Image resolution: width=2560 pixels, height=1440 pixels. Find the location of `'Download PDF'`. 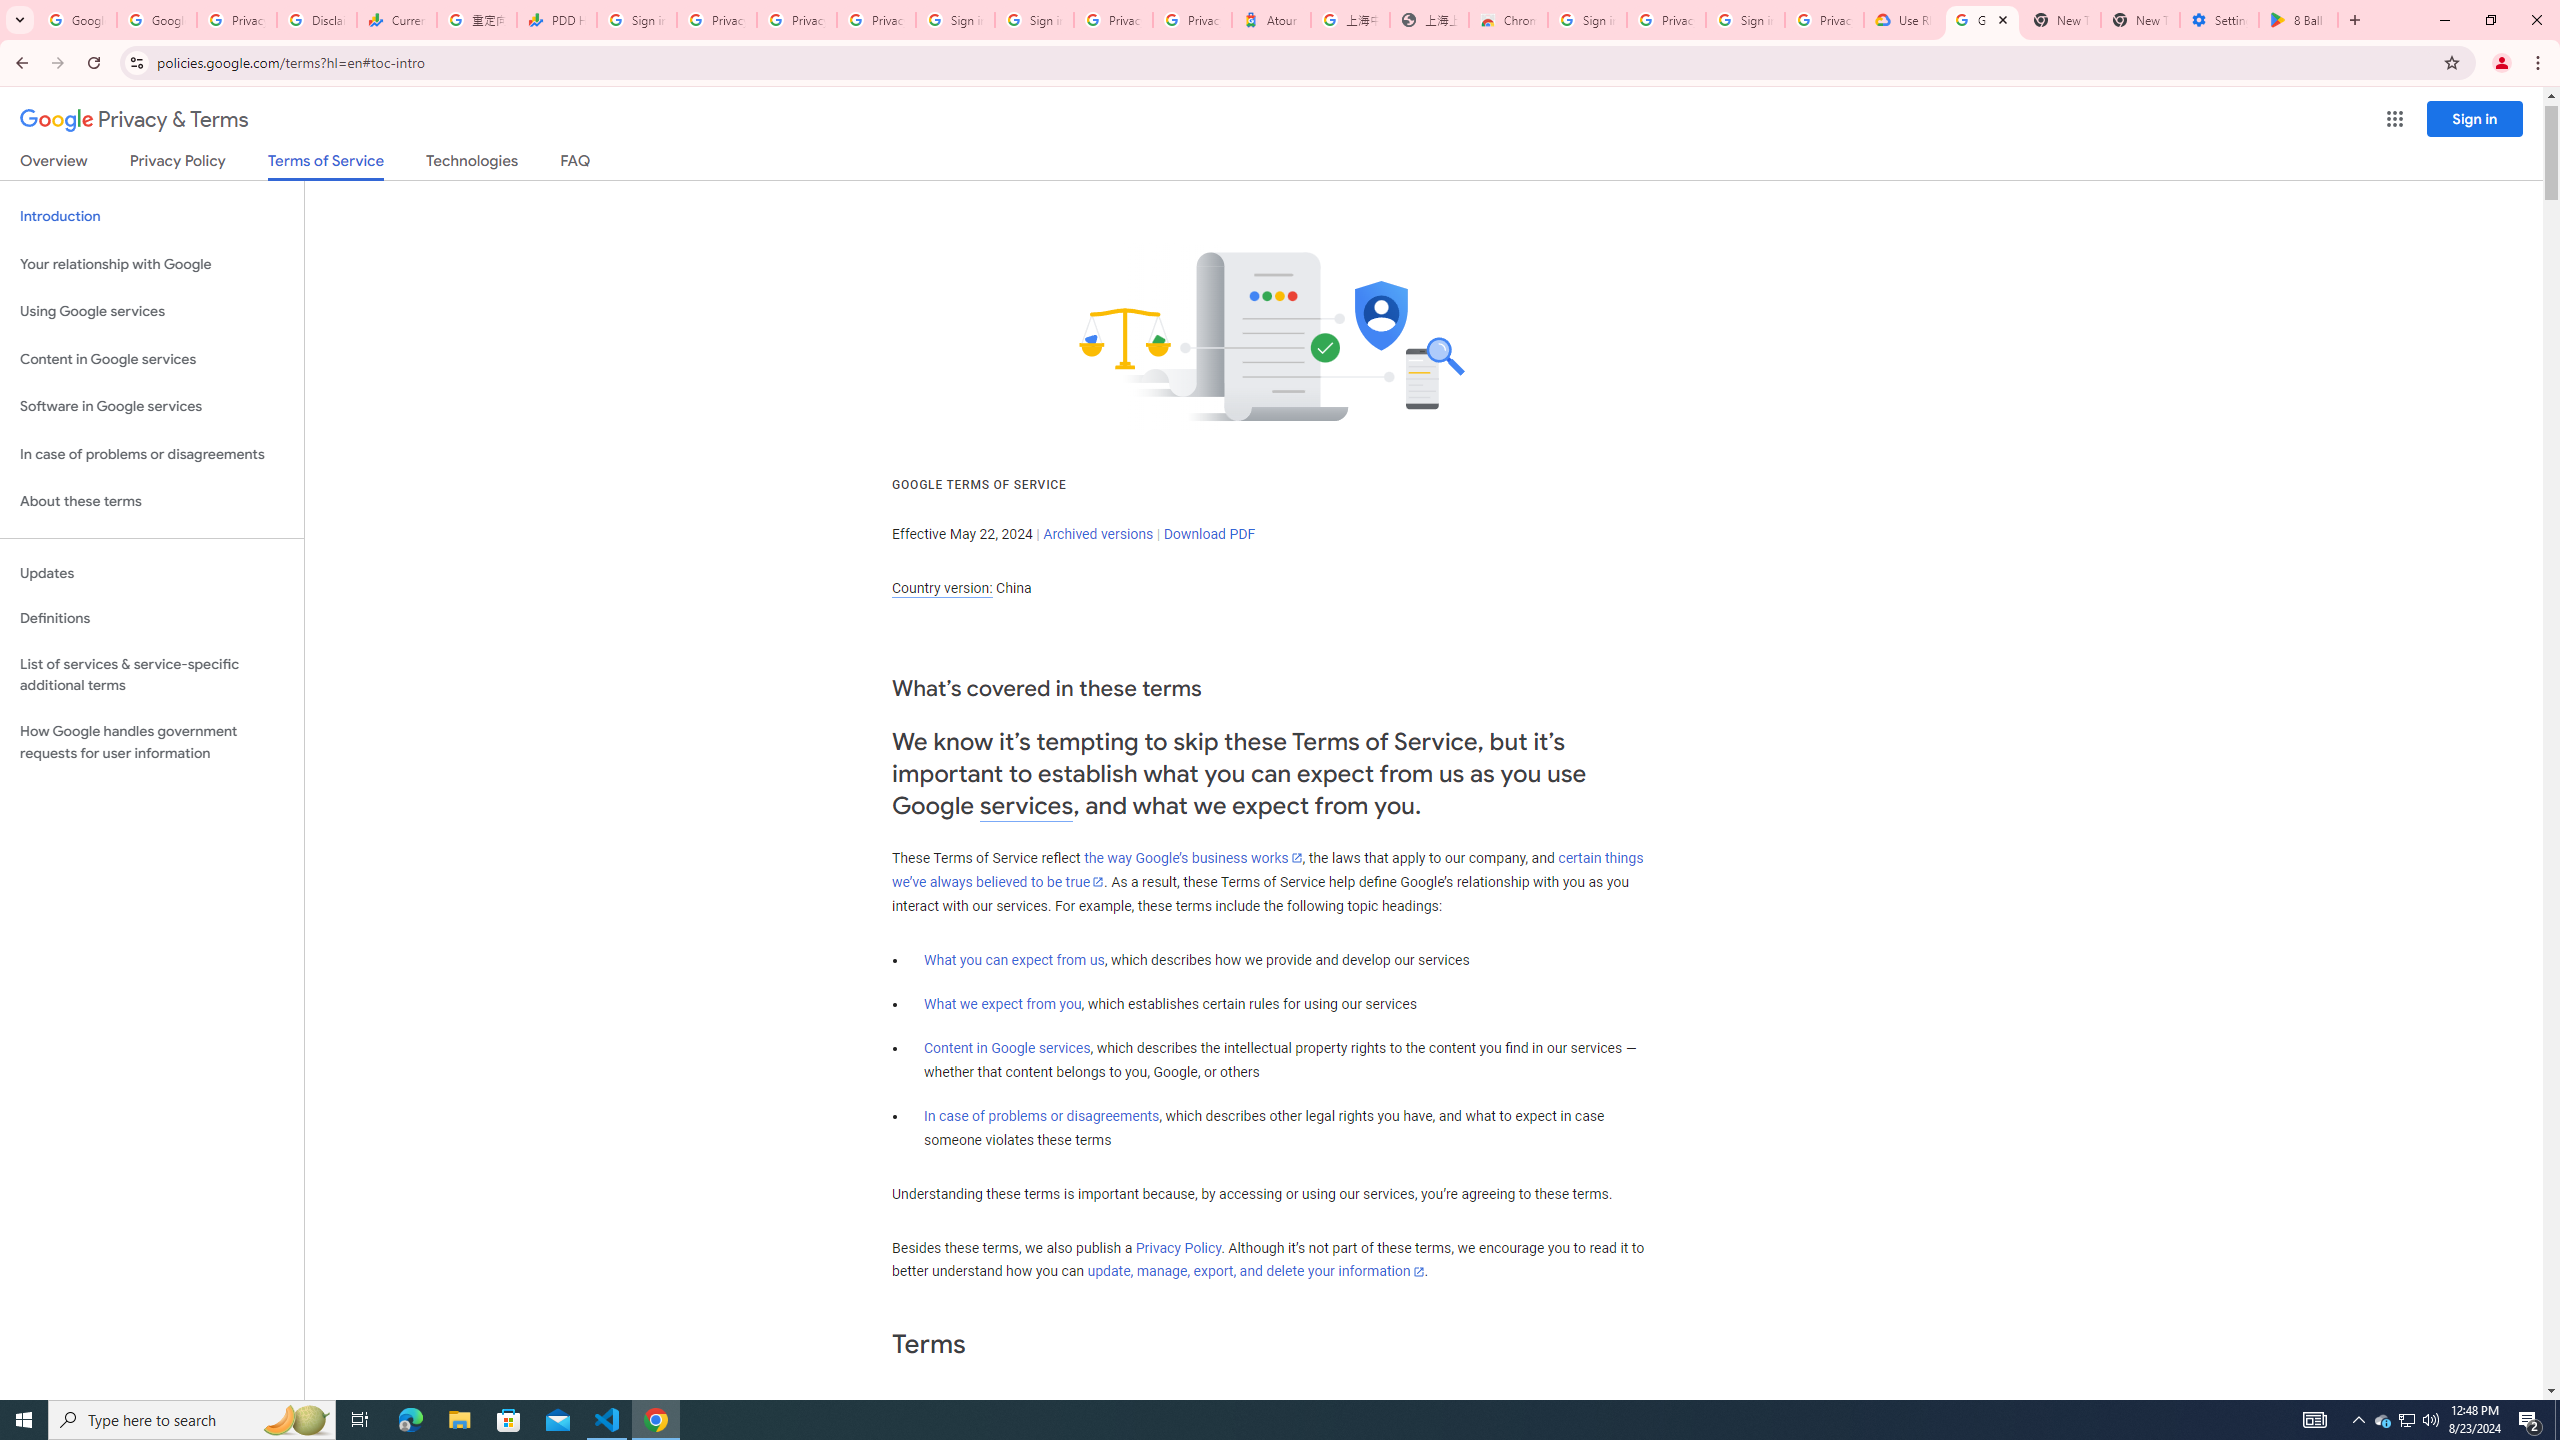

'Download PDF' is located at coordinates (1208, 533).